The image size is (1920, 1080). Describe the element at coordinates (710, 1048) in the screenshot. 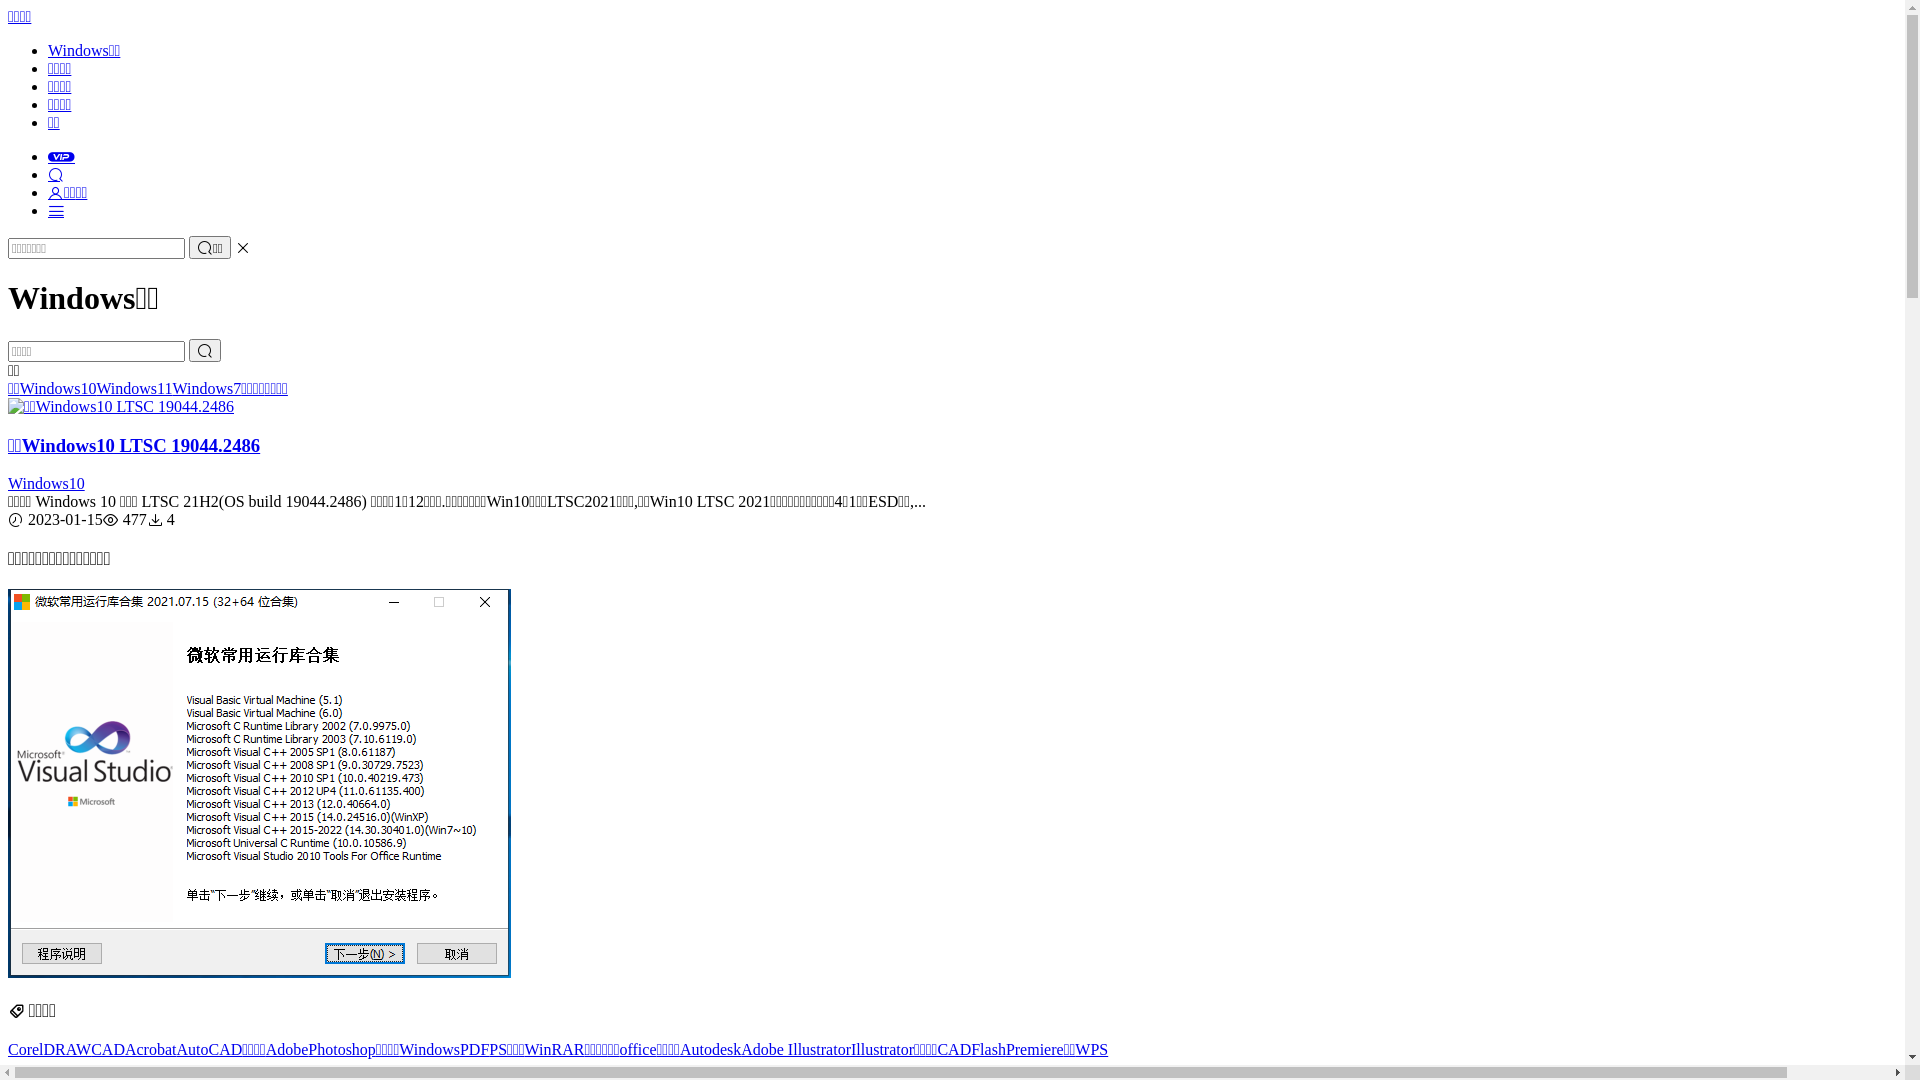

I see `'Autodesk'` at that location.